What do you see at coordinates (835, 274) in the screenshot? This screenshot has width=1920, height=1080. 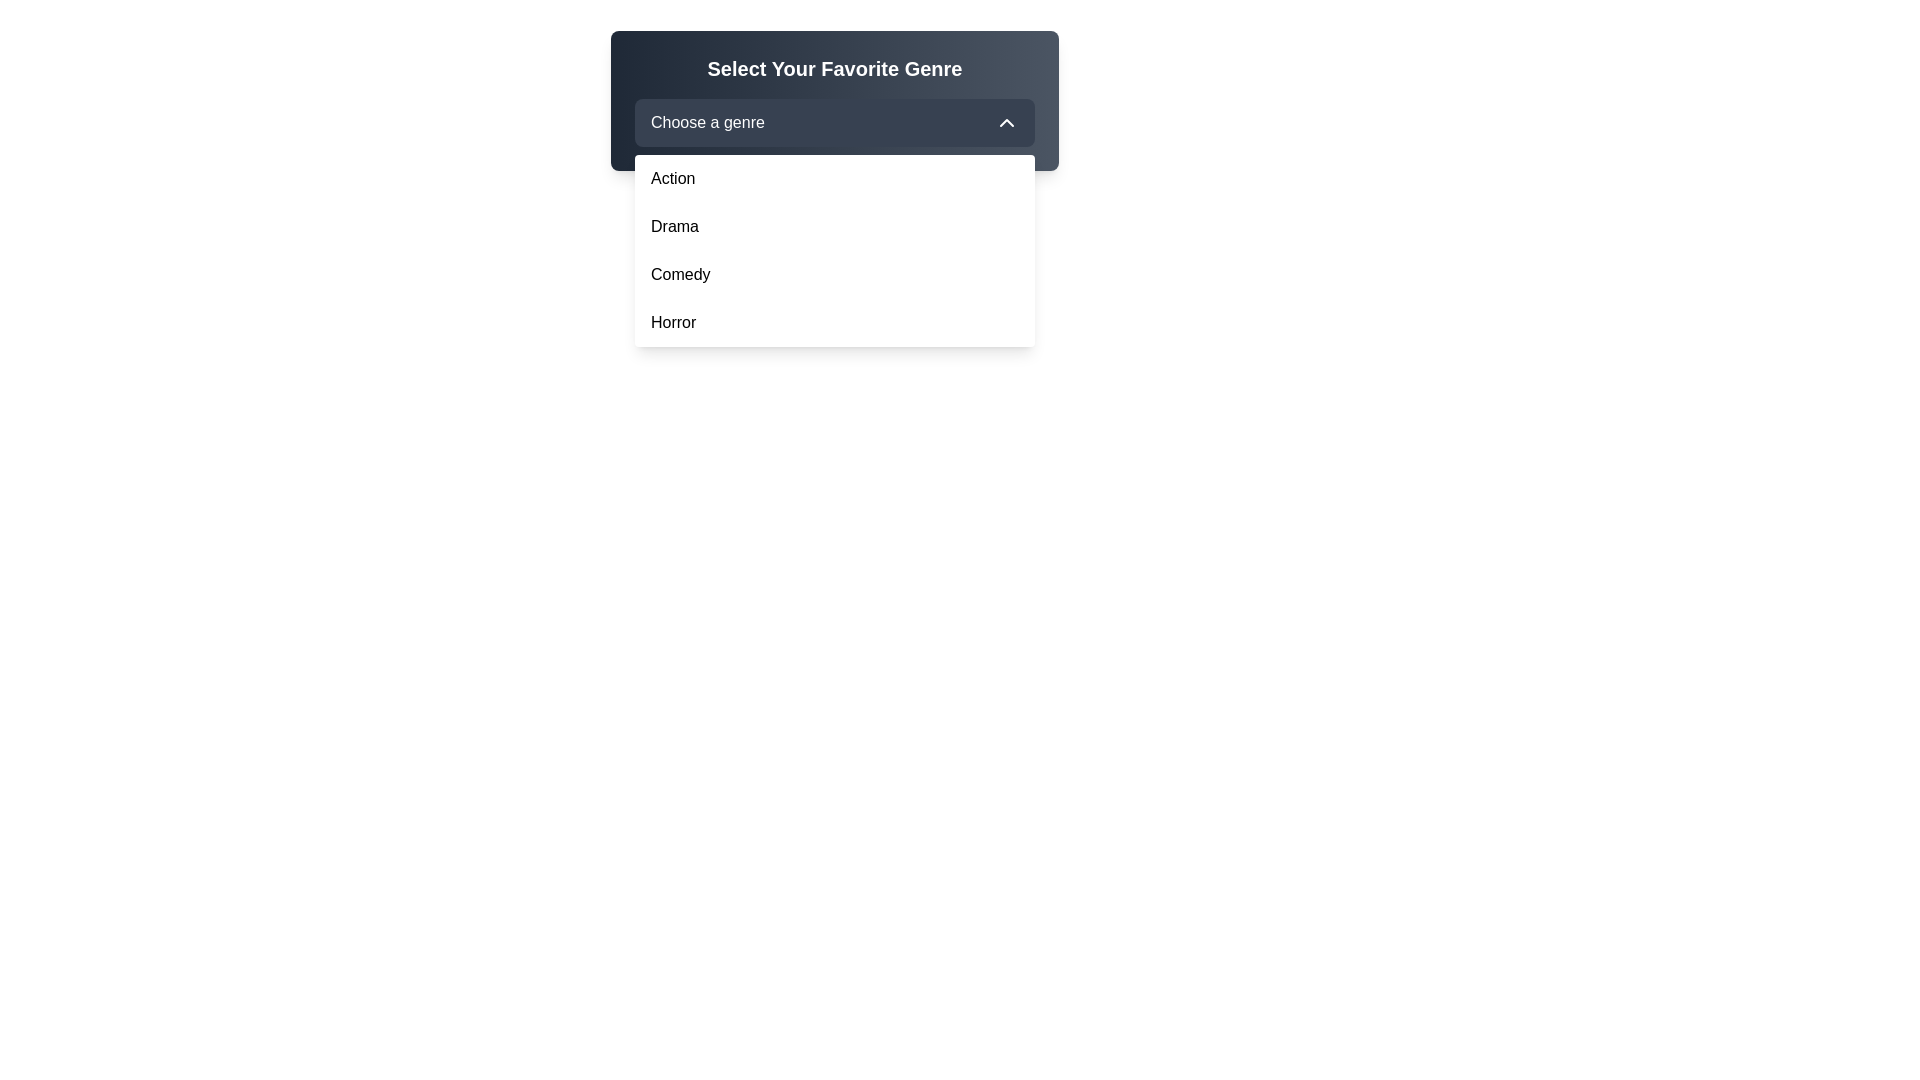 I see `the 'Comedy' dropdown menu option, which is the third item in a vertical list` at bounding box center [835, 274].